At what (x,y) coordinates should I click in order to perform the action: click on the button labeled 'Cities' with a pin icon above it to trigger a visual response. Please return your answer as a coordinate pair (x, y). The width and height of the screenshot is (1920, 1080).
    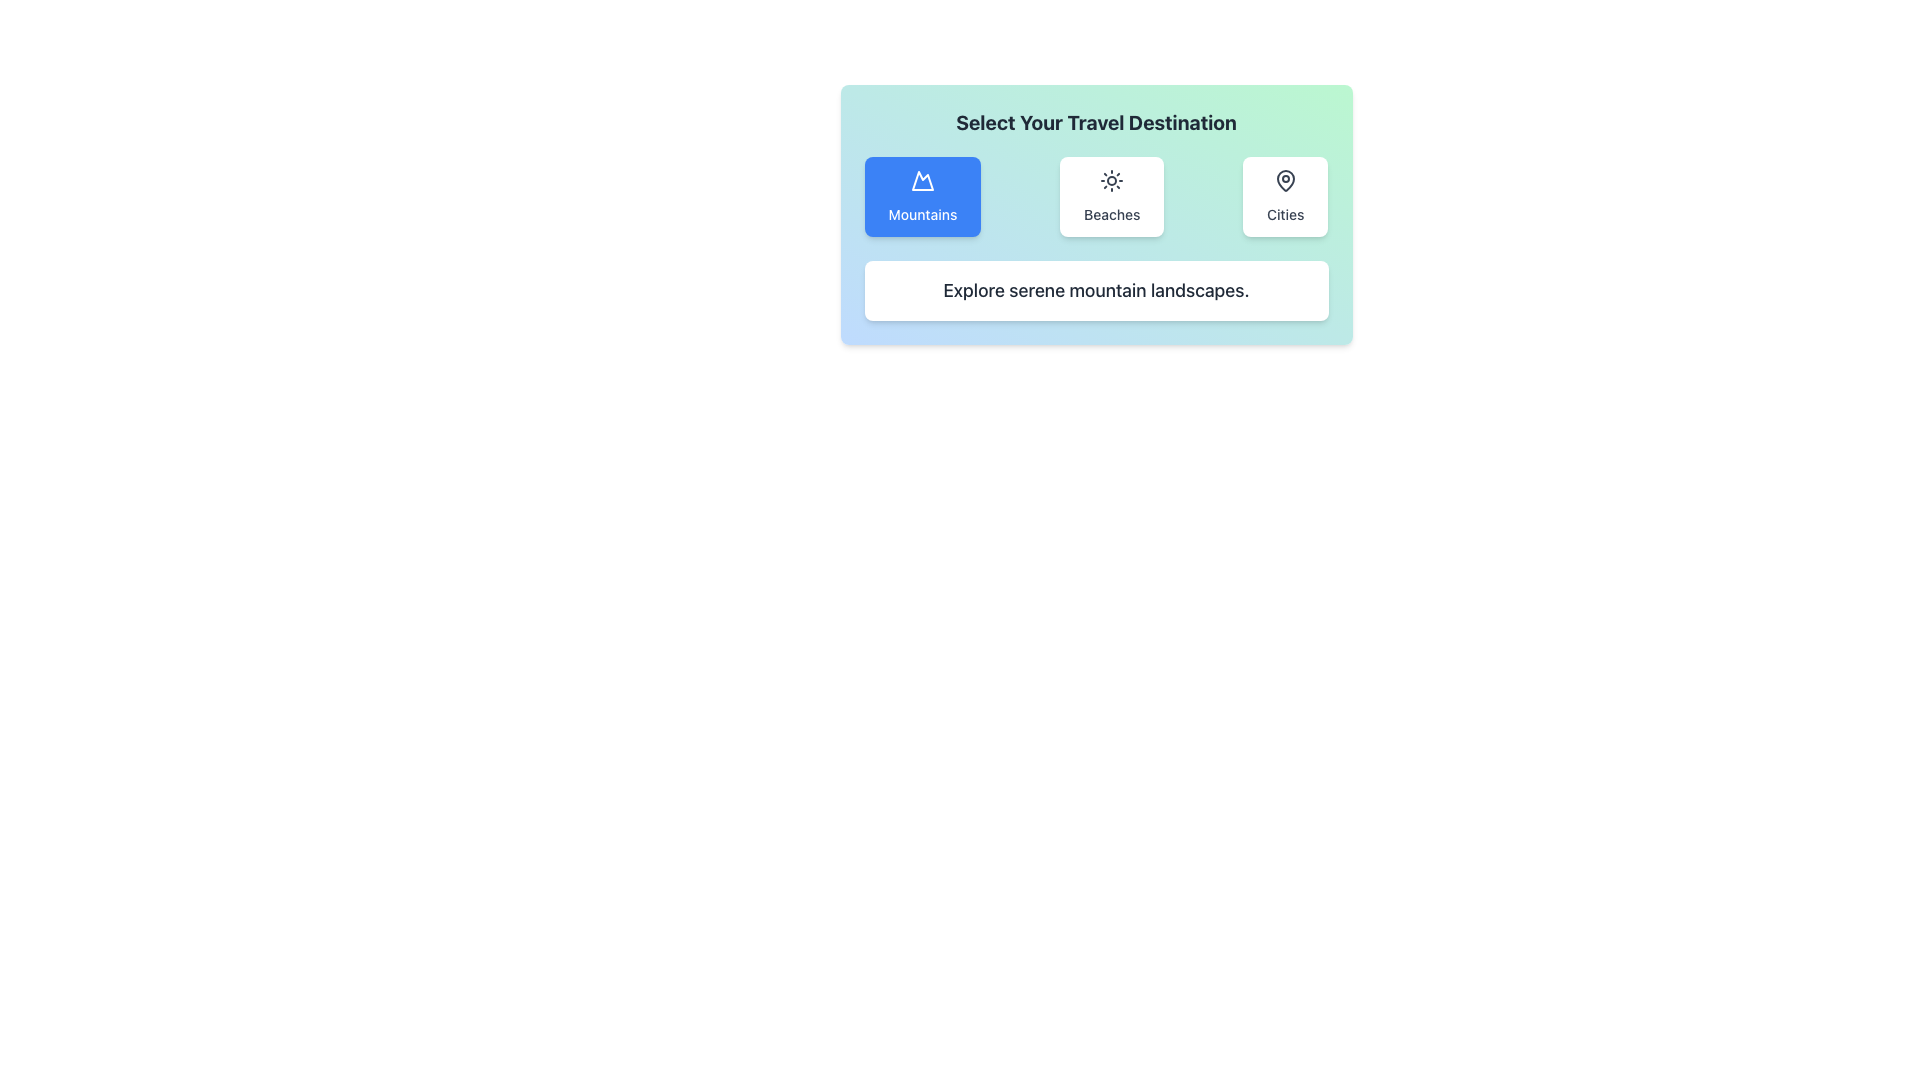
    Looking at the image, I should click on (1285, 196).